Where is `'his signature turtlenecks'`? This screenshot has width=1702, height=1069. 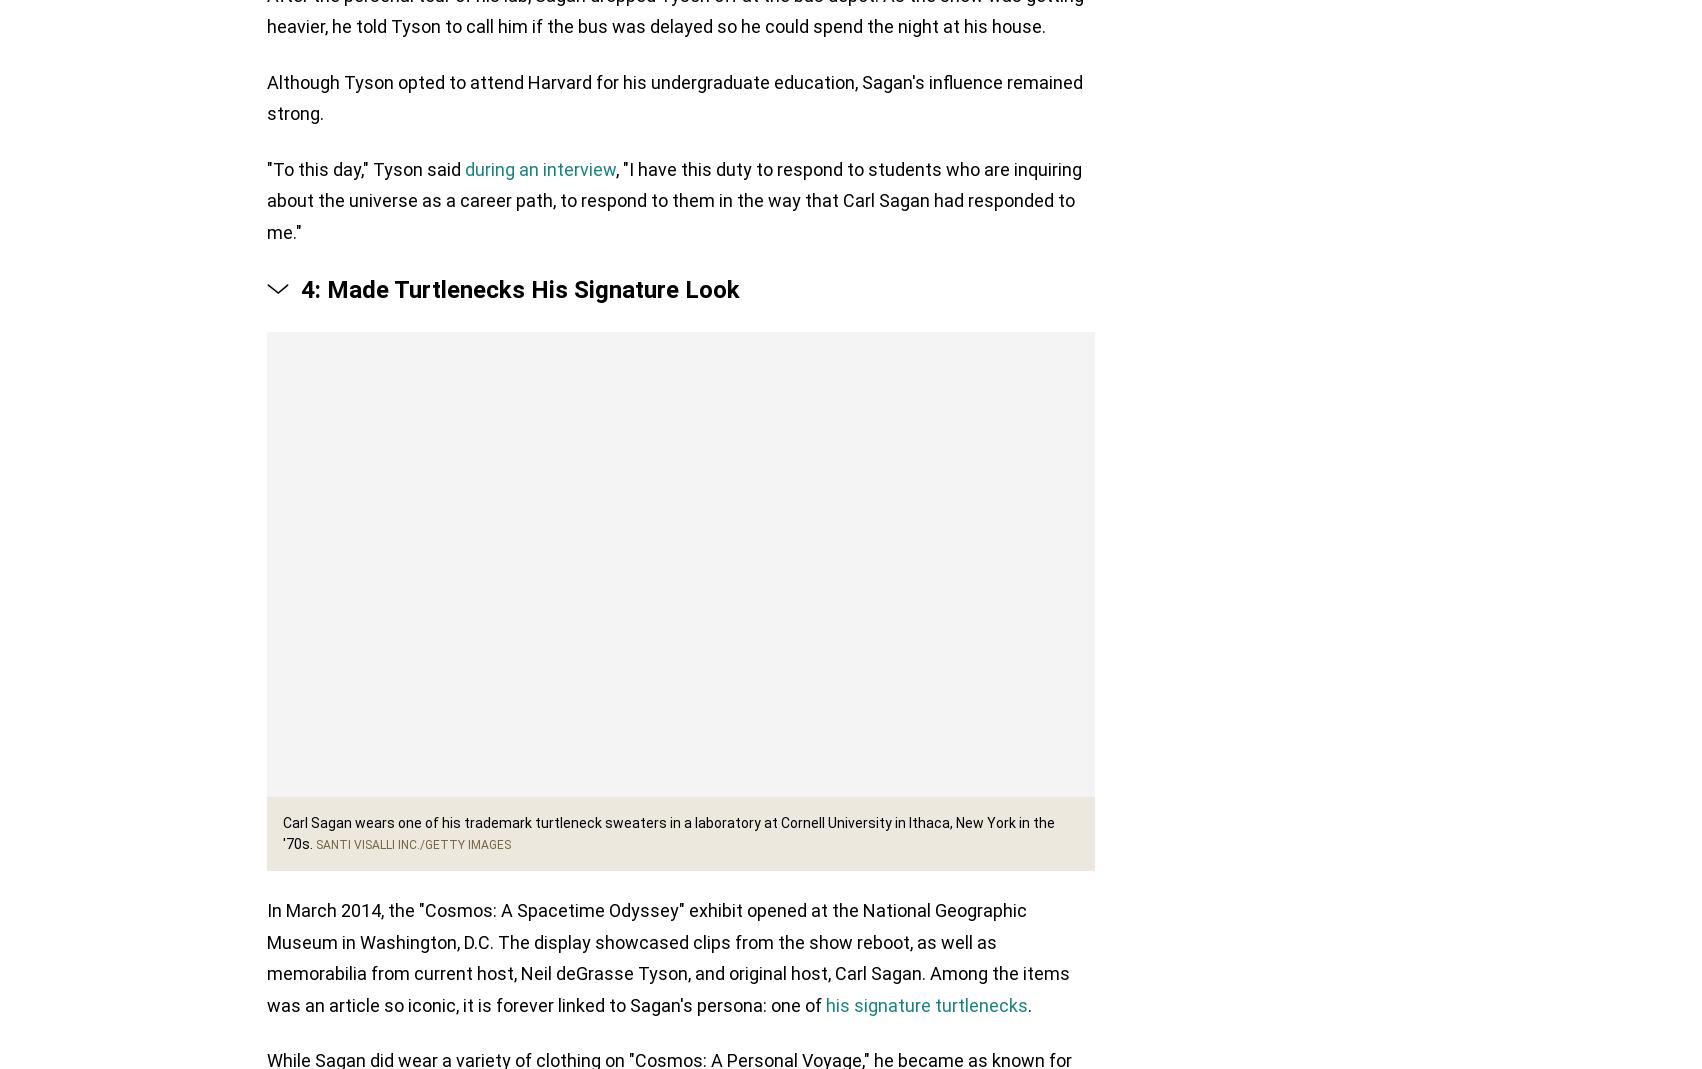 'his signature turtlenecks' is located at coordinates (824, 1007).